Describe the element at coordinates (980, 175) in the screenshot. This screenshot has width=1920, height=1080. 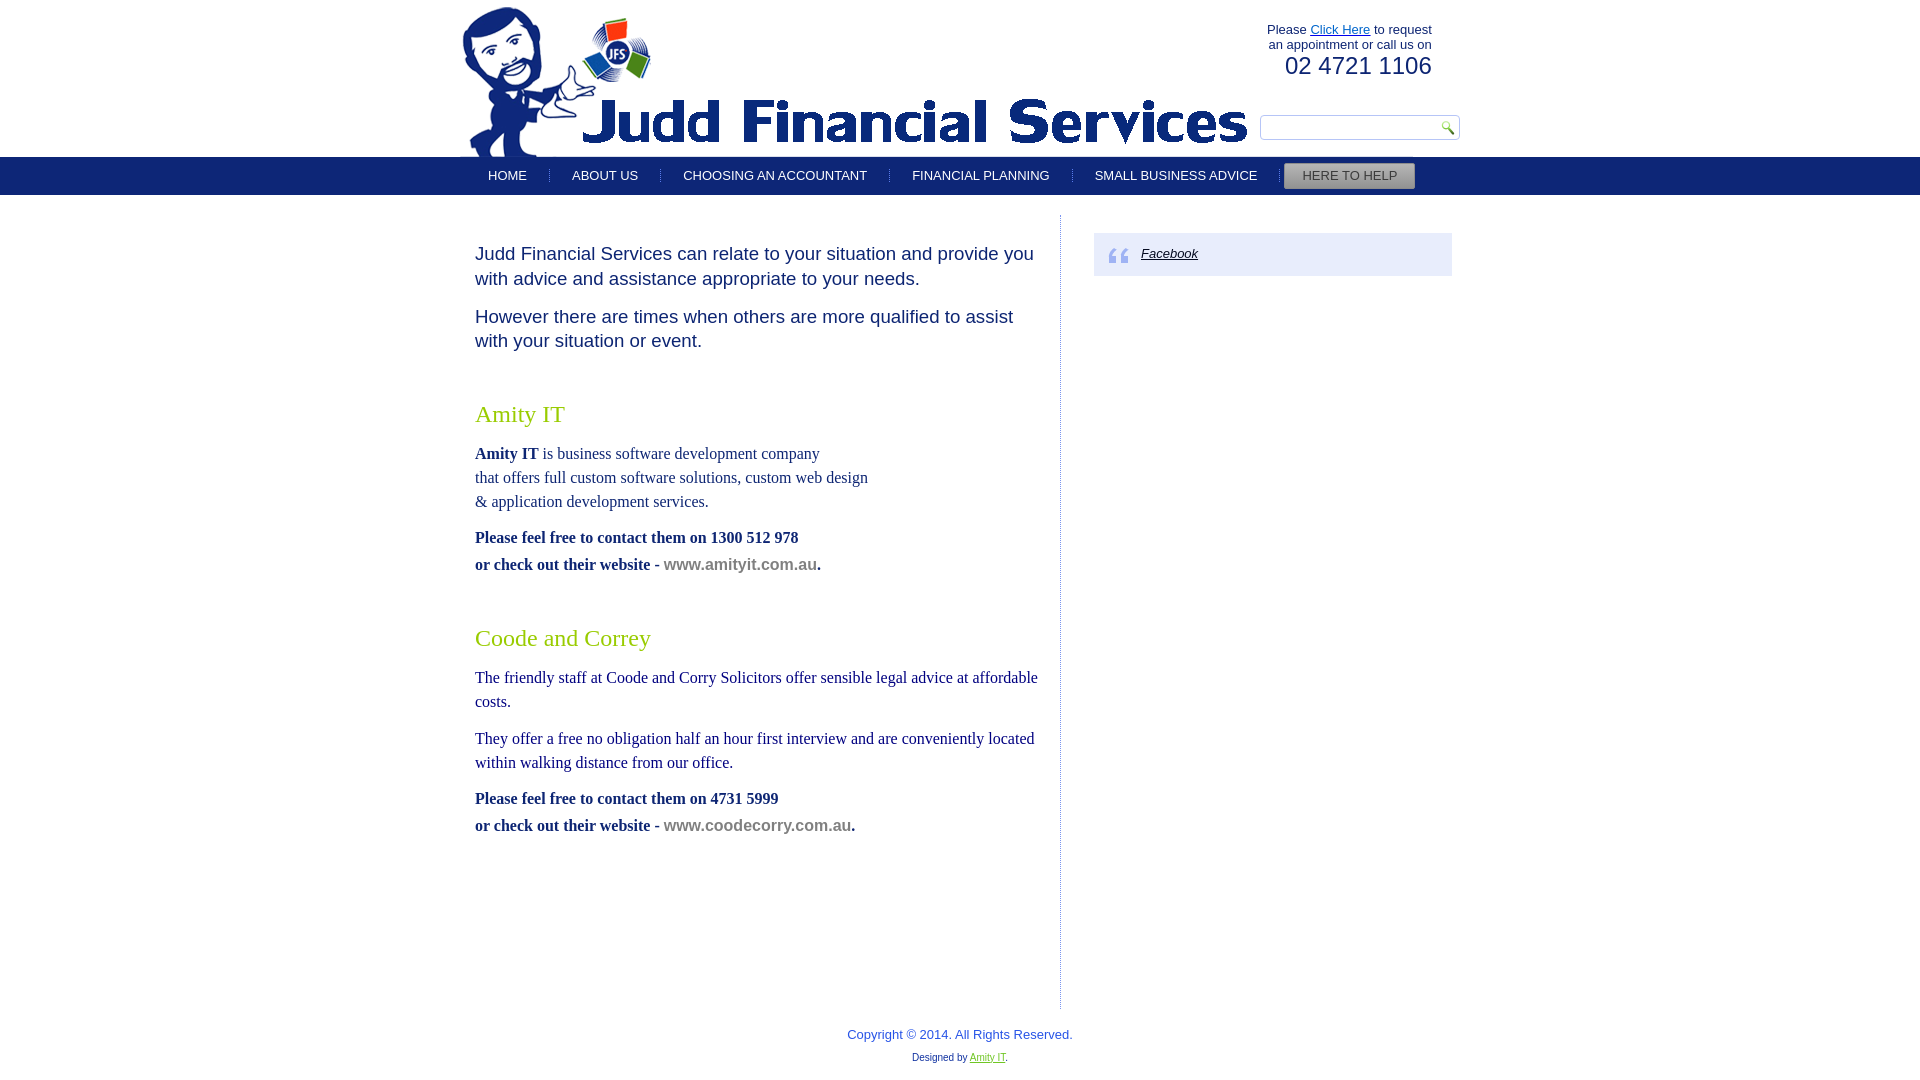
I see `'FINANCIAL PLANNING'` at that location.